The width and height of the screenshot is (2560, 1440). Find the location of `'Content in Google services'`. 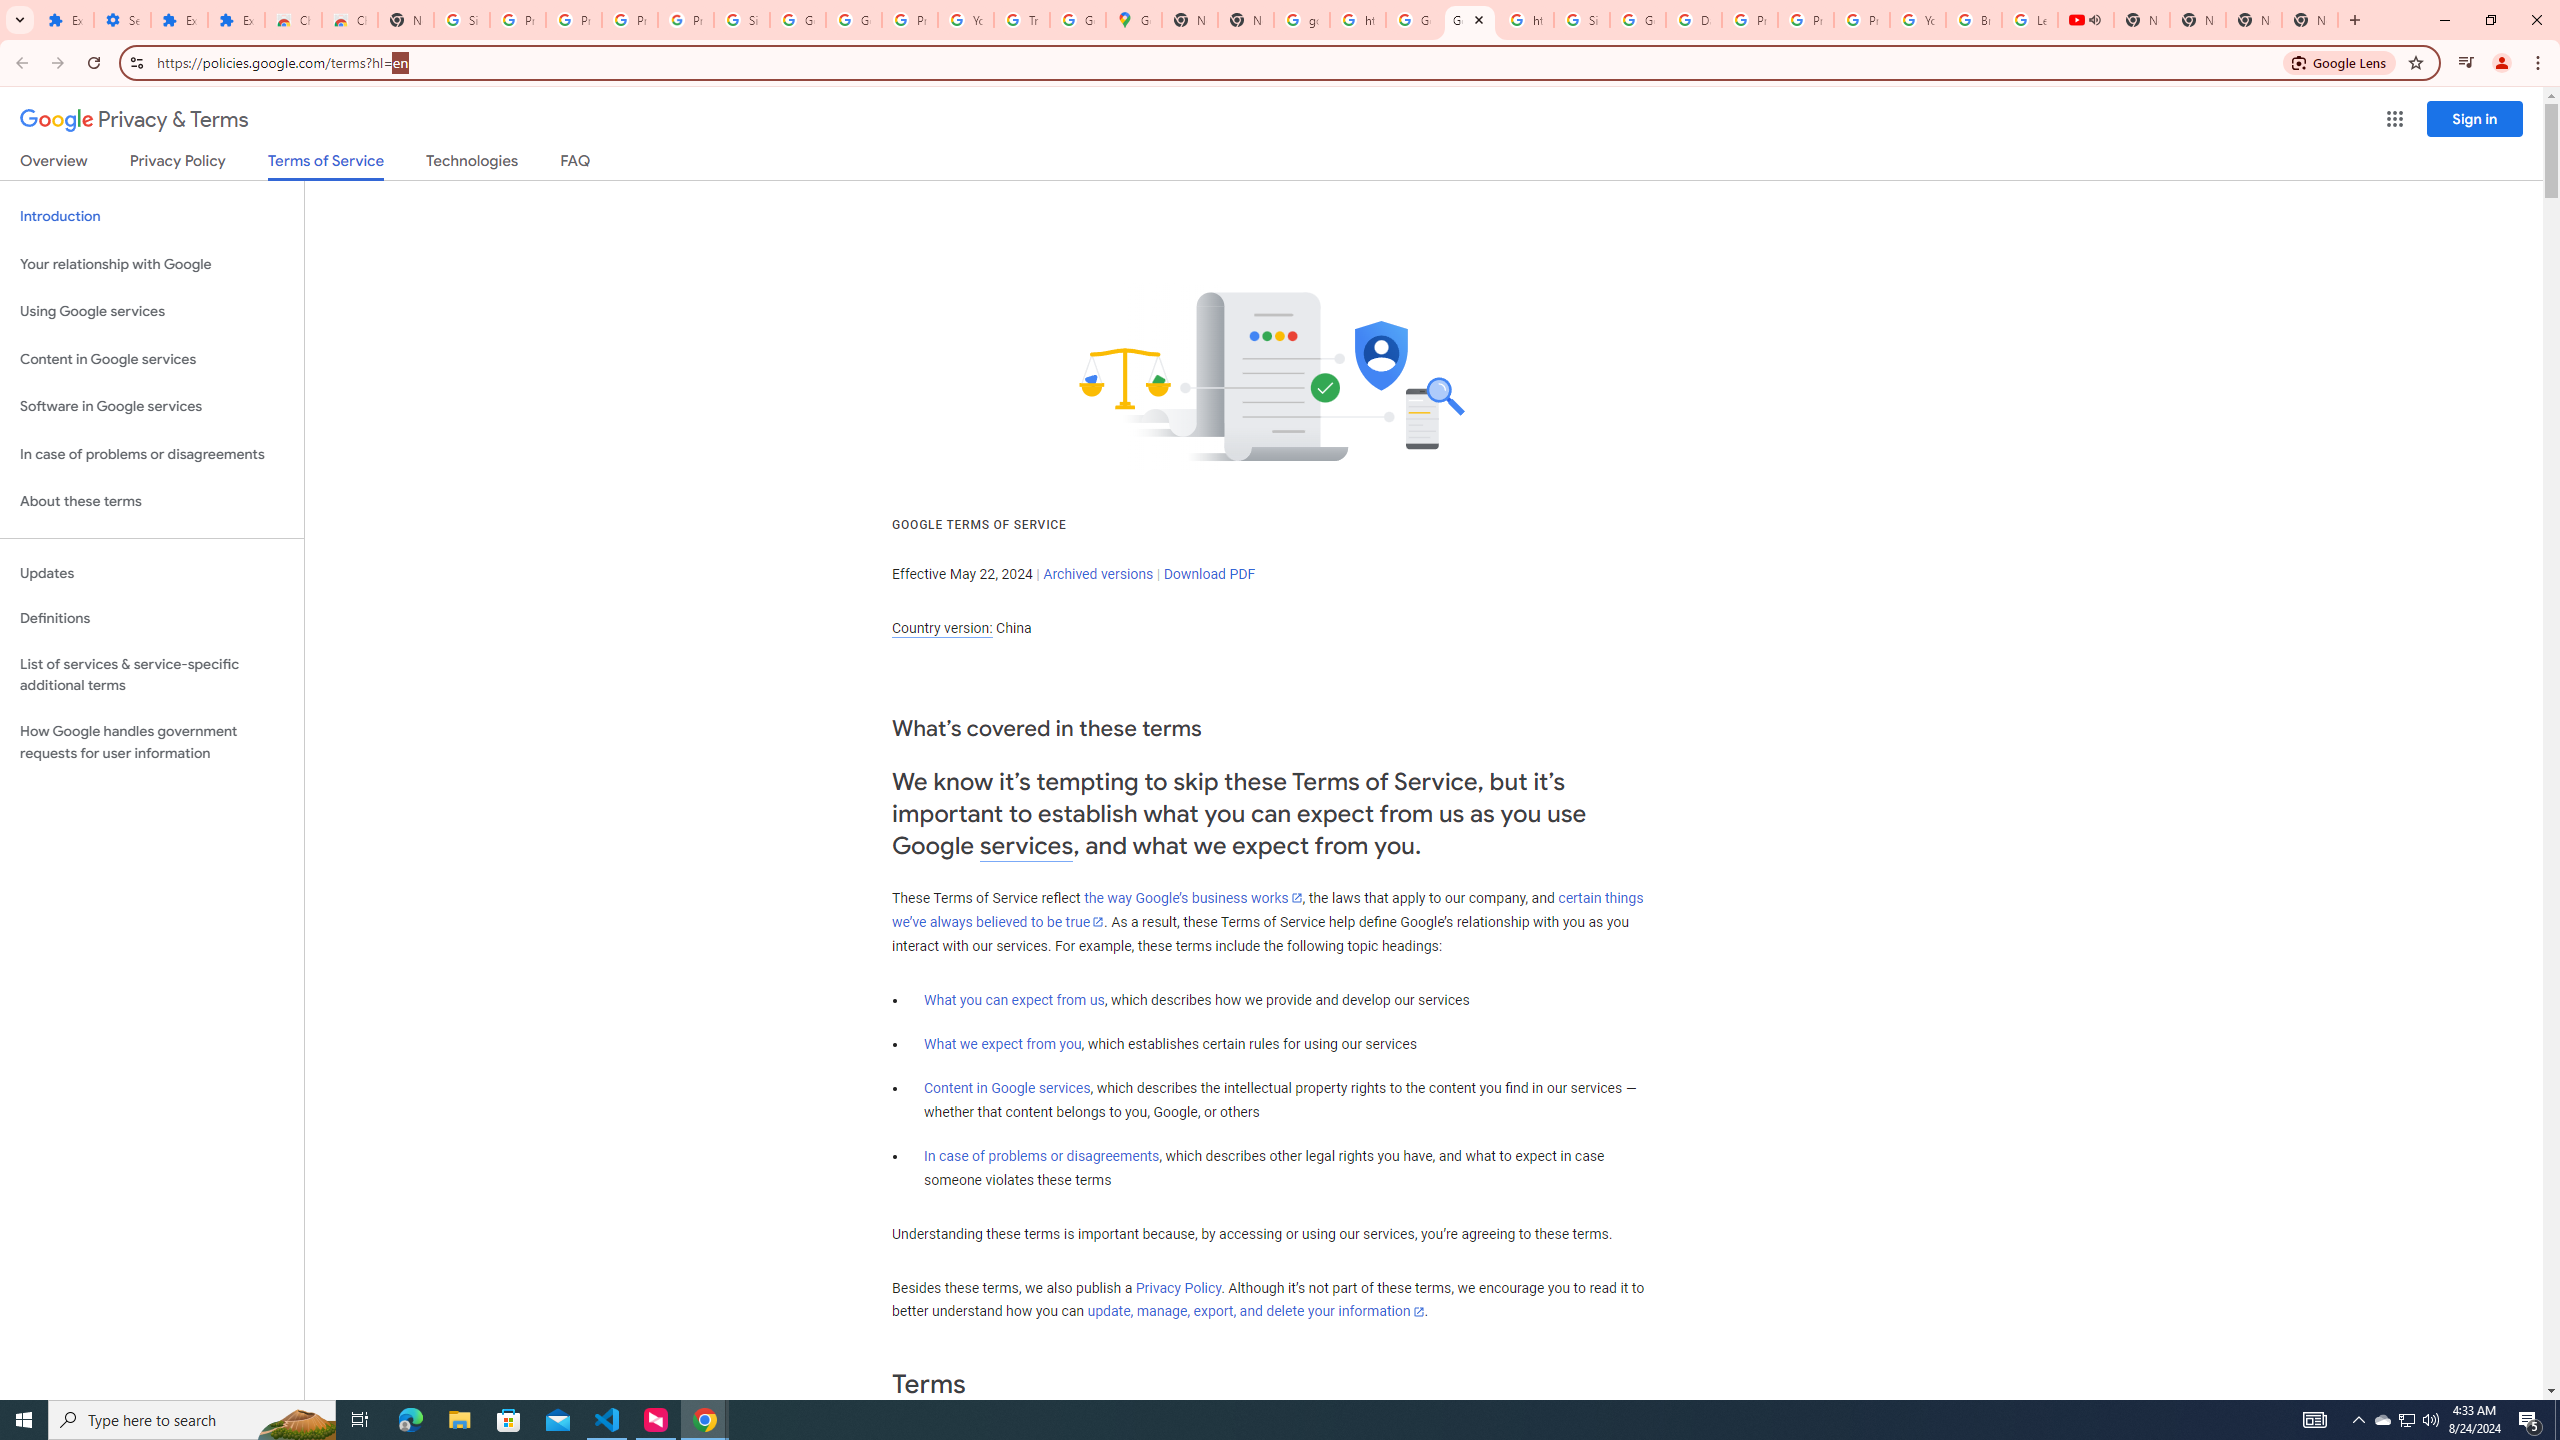

'Content in Google services' is located at coordinates (1006, 1087).